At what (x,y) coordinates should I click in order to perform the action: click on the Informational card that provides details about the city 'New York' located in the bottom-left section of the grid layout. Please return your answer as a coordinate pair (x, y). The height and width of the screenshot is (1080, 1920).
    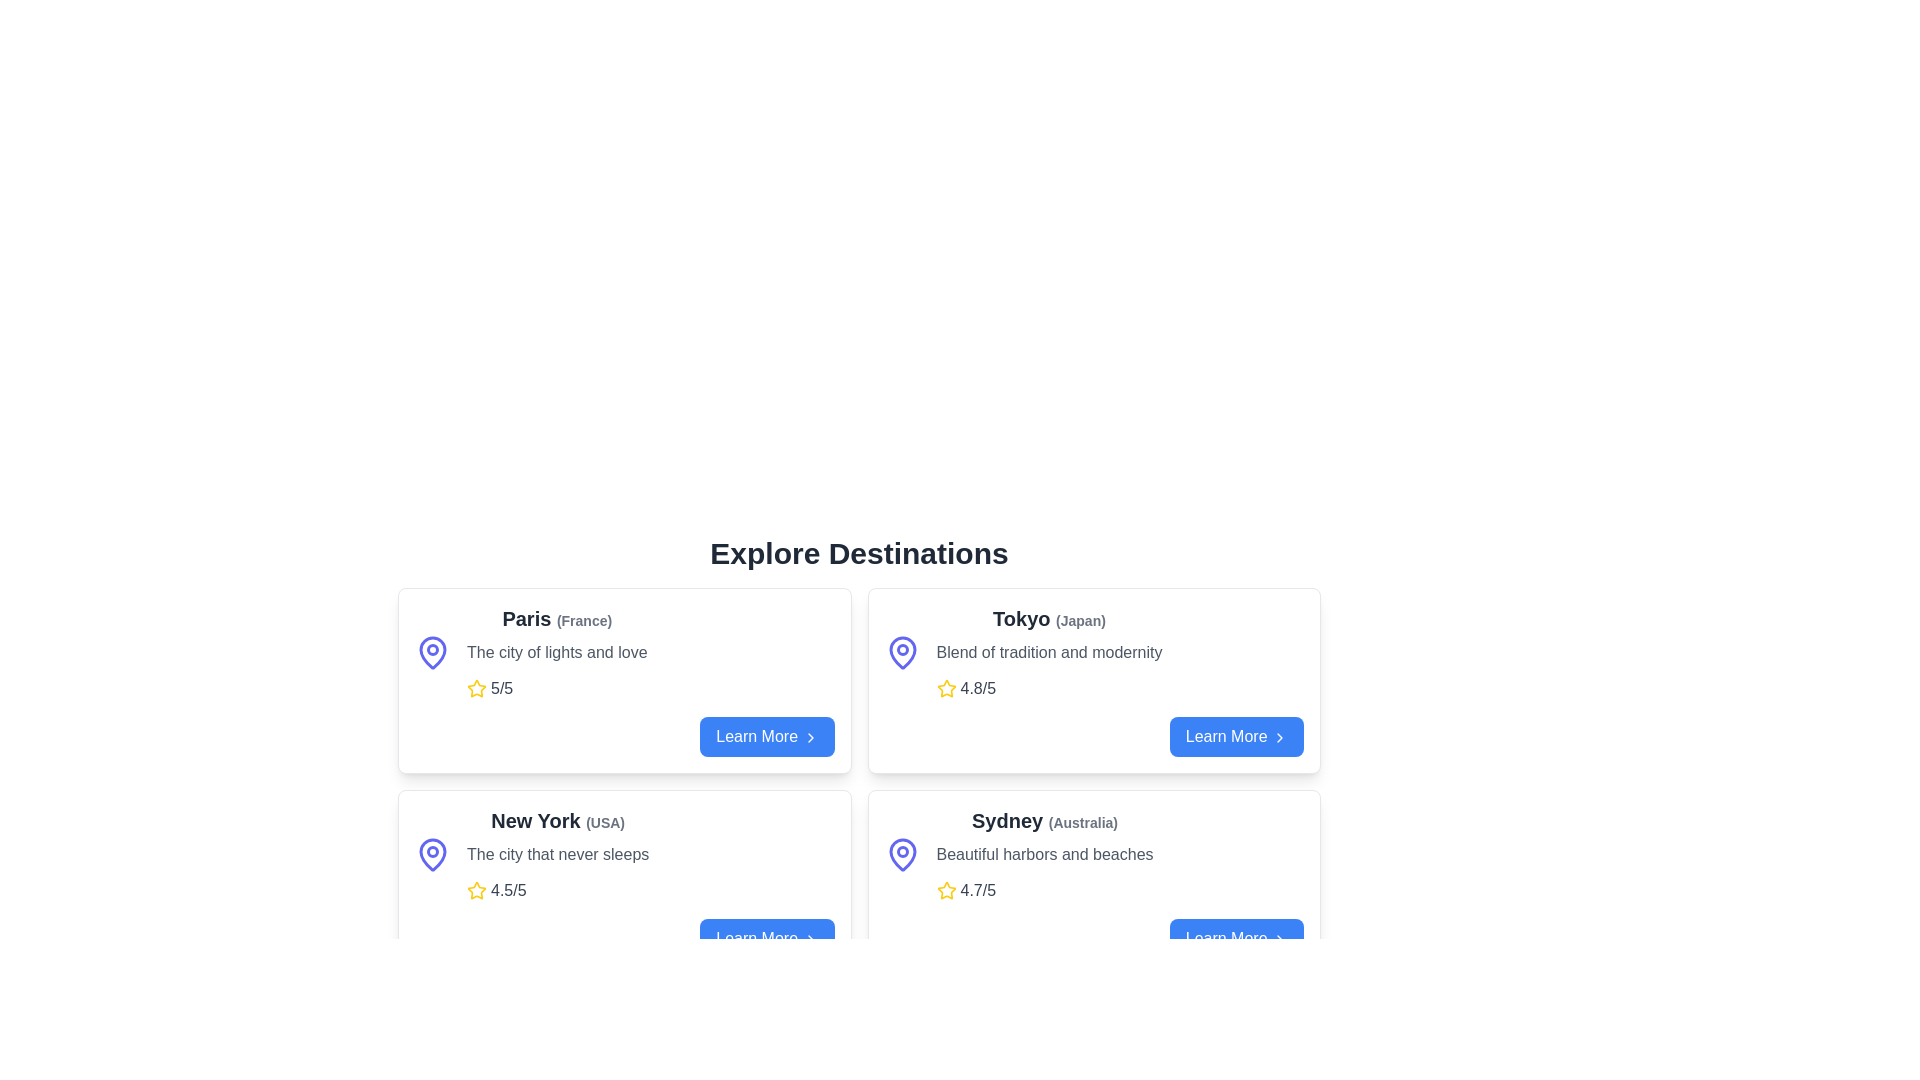
    Looking at the image, I should click on (558, 855).